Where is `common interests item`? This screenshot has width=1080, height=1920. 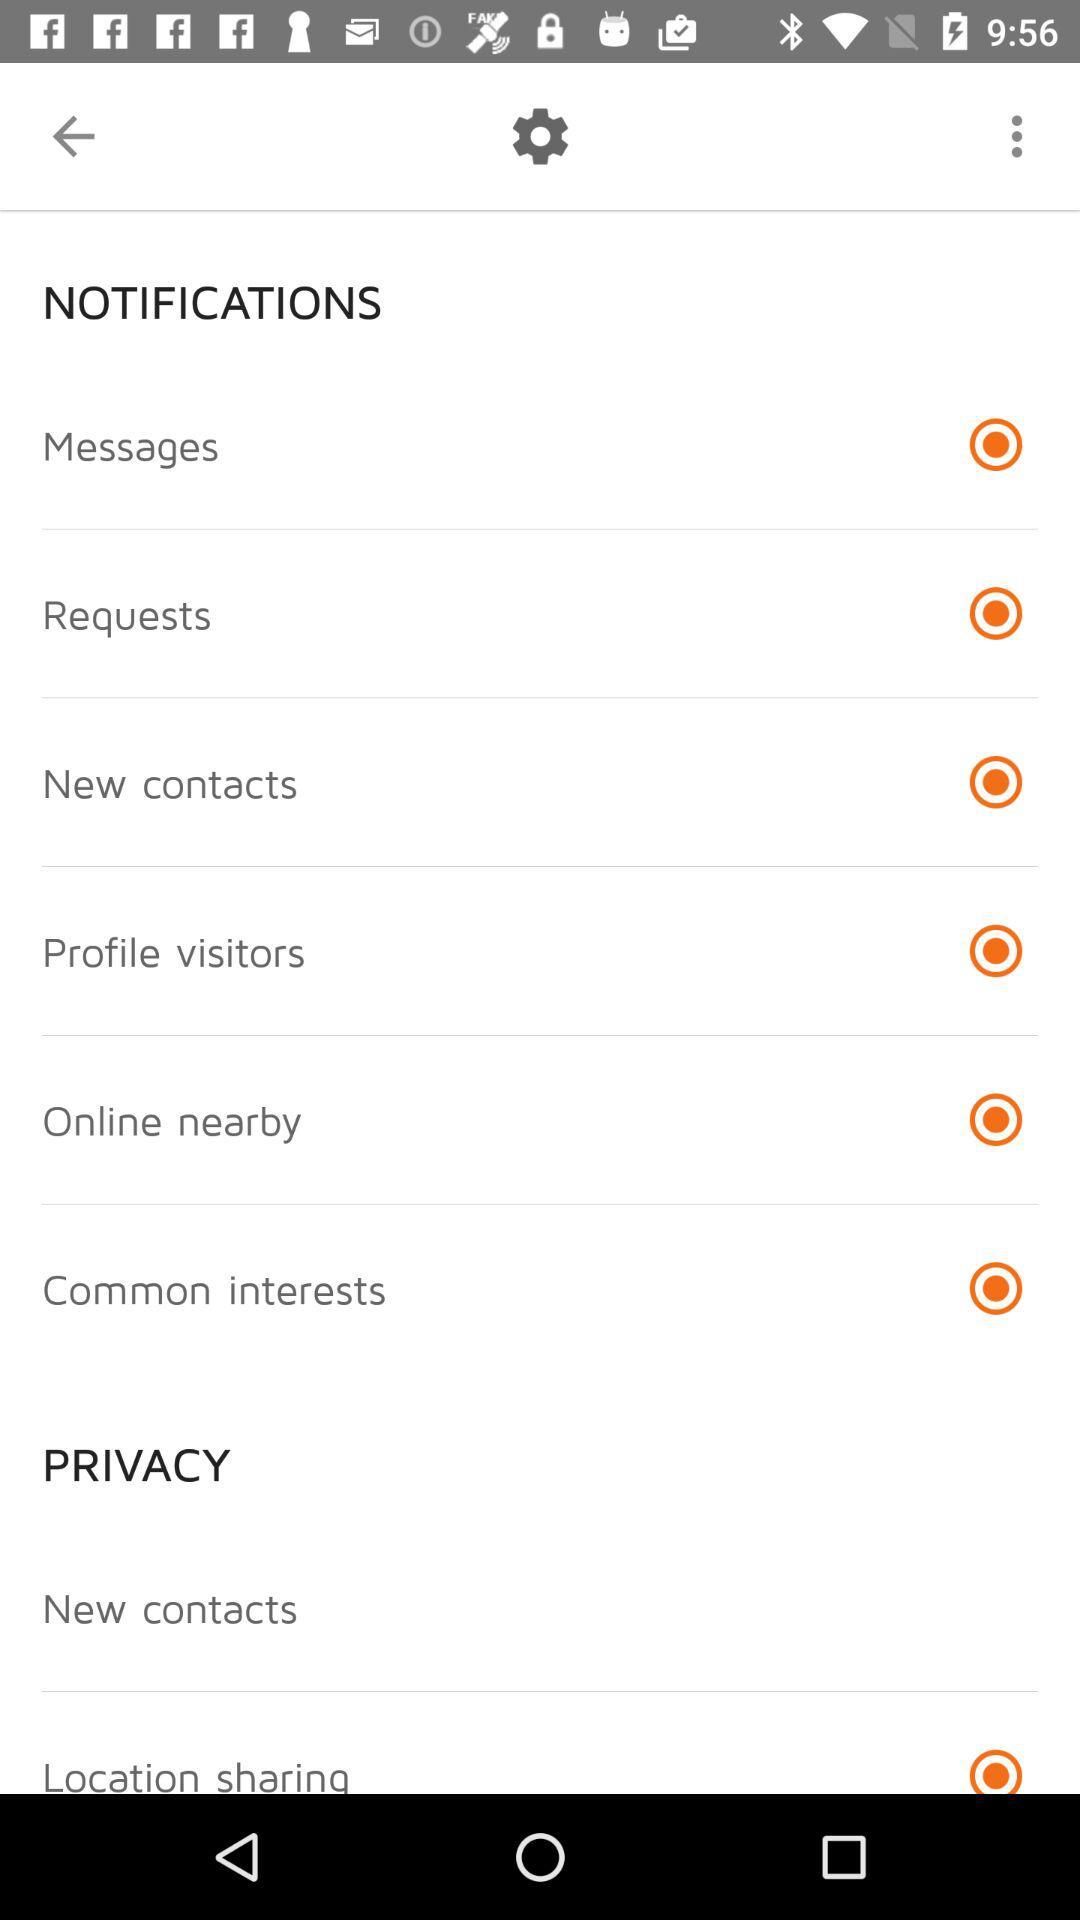 common interests item is located at coordinates (214, 1288).